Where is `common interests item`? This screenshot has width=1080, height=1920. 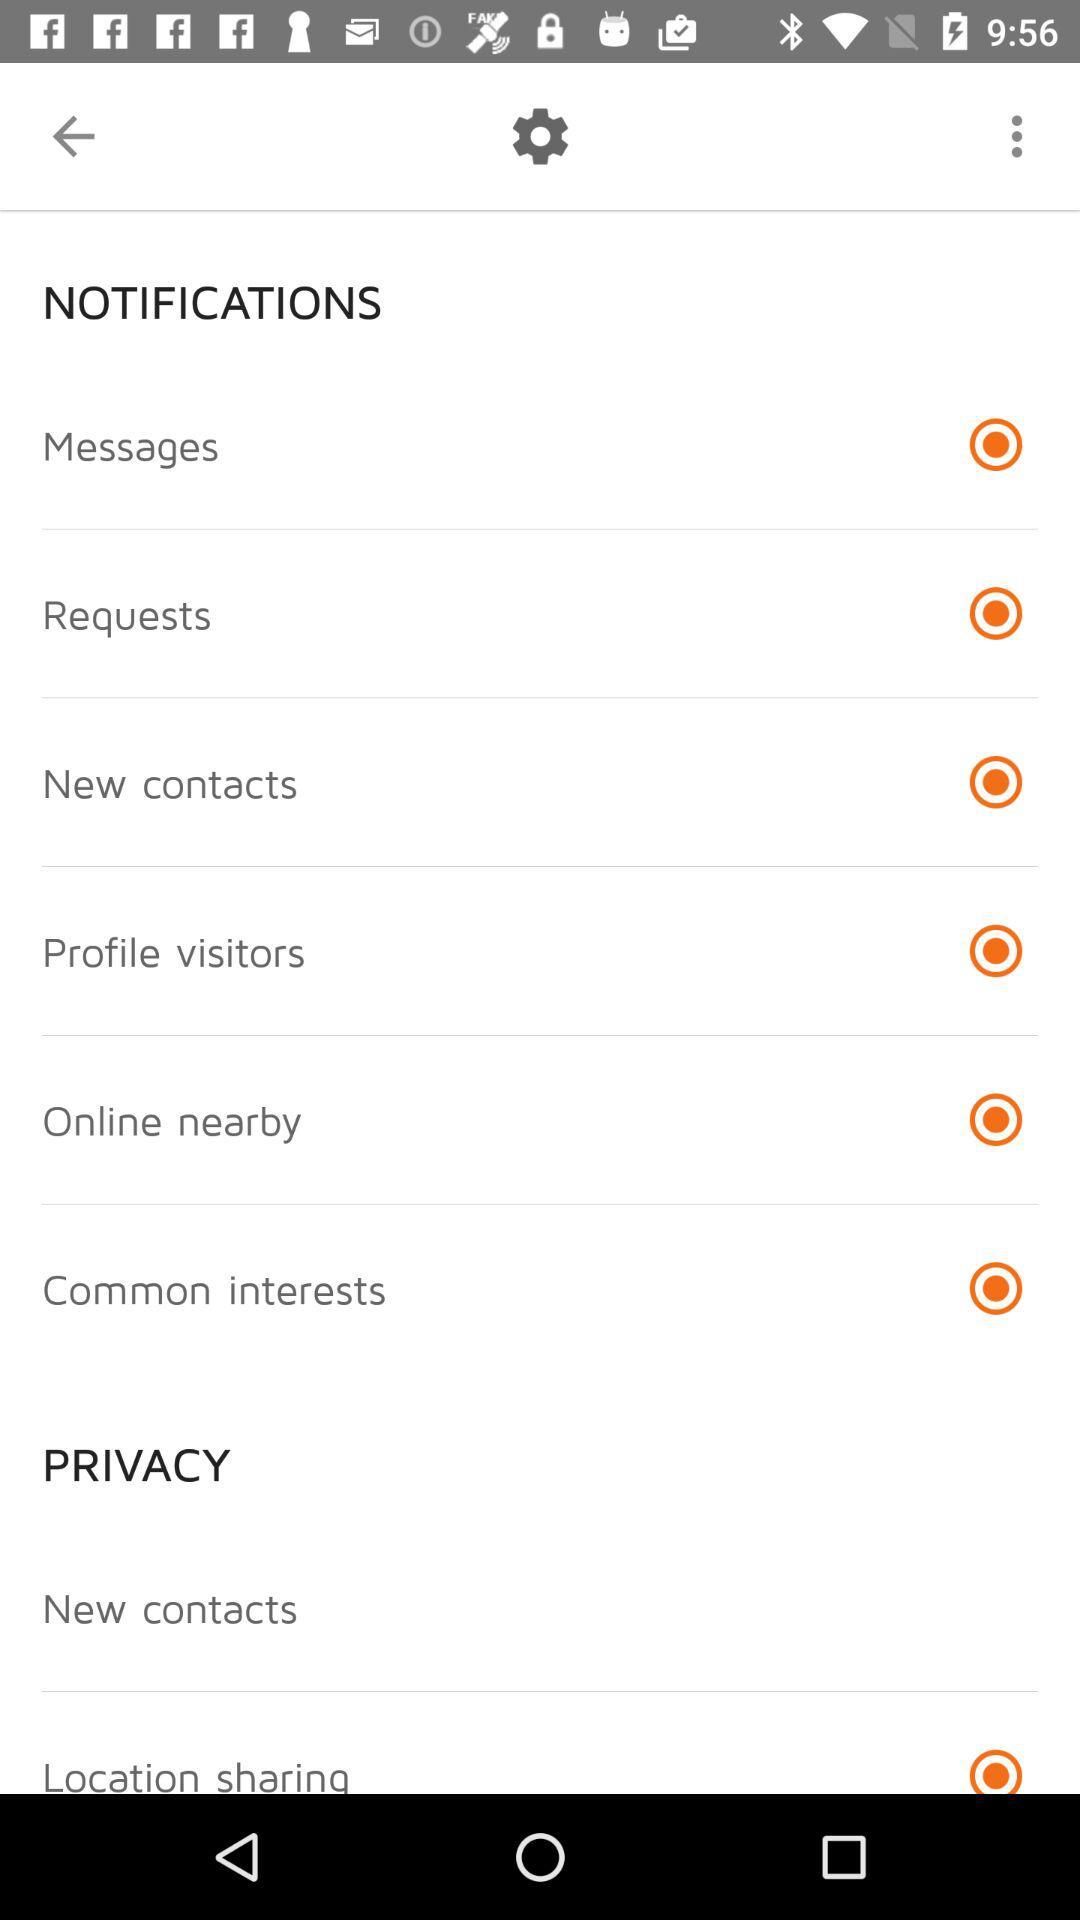 common interests item is located at coordinates (214, 1288).